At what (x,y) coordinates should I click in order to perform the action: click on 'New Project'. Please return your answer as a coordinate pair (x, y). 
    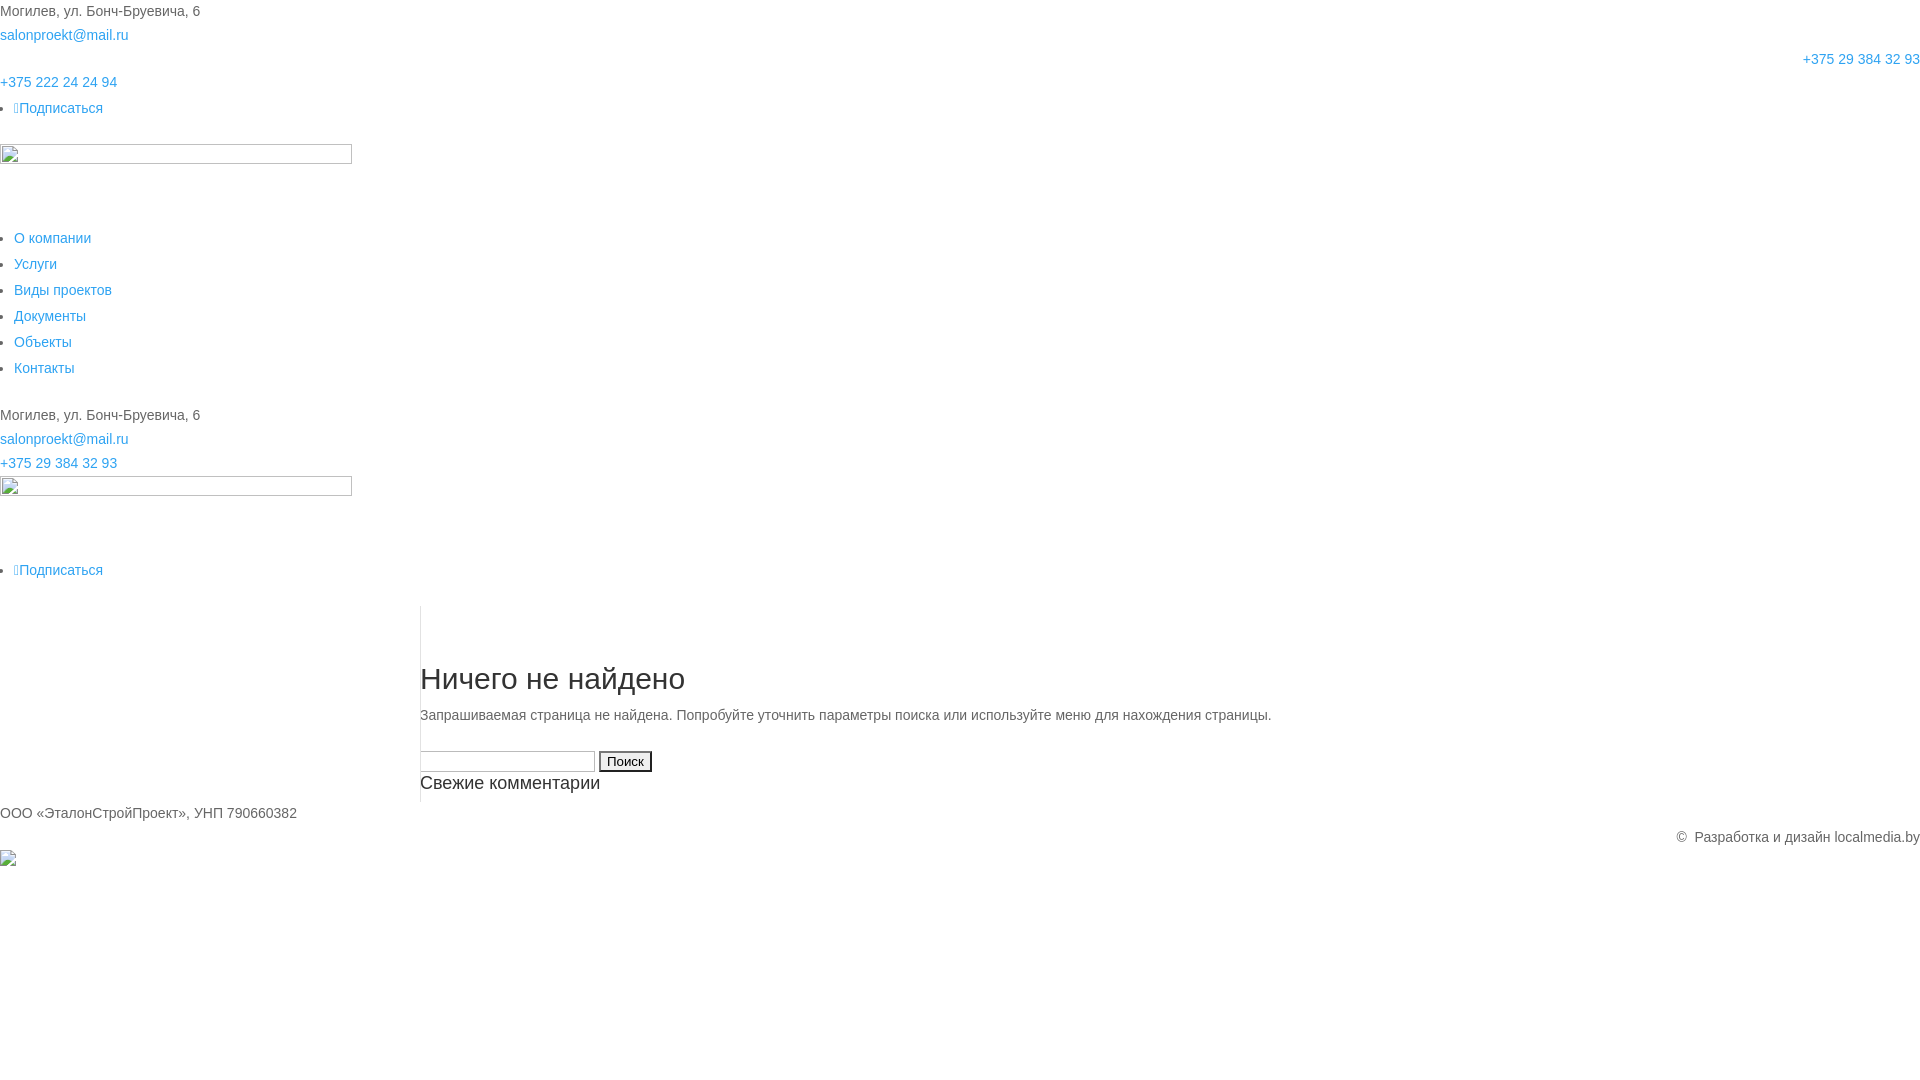
    Looking at the image, I should click on (176, 515).